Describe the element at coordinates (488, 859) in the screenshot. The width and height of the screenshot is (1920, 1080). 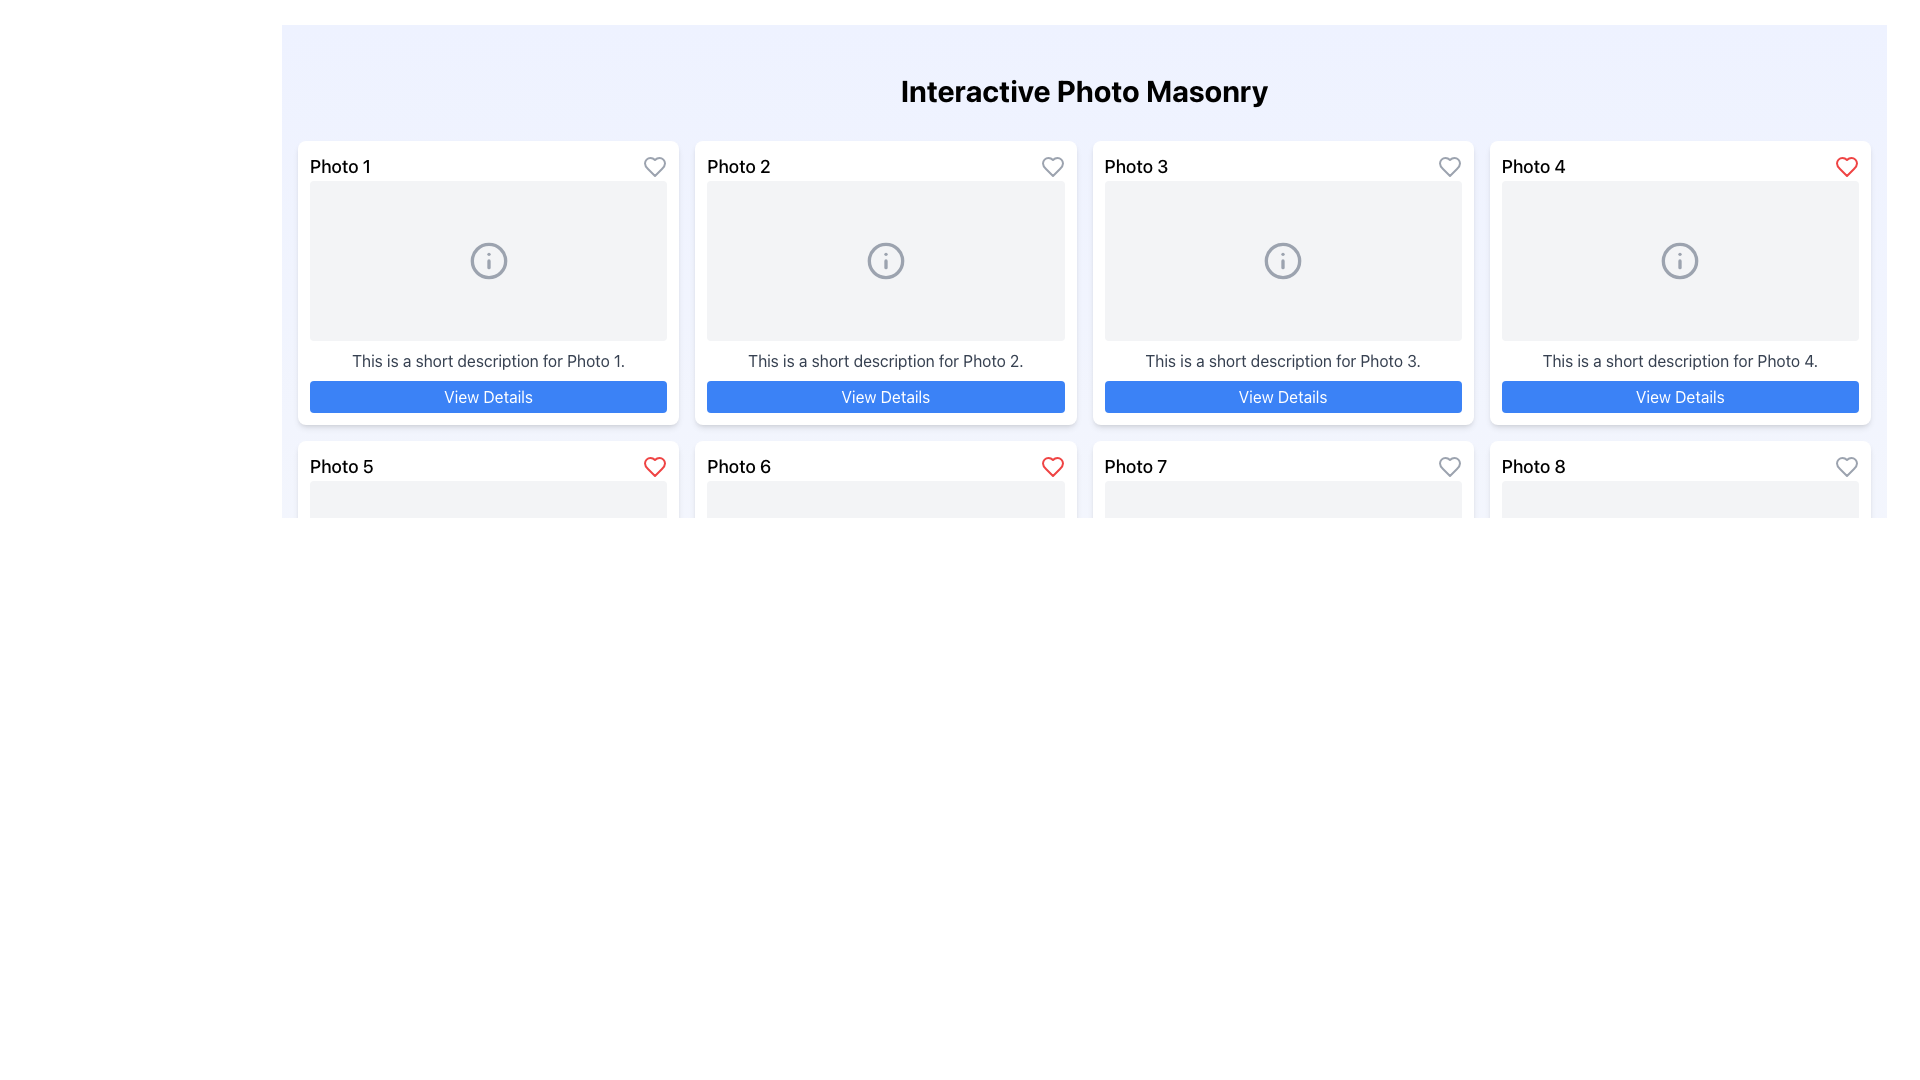
I see `central icon in the grid layout that indicates additional information, located in the card corresponding to Photo 5 in the second row` at that location.